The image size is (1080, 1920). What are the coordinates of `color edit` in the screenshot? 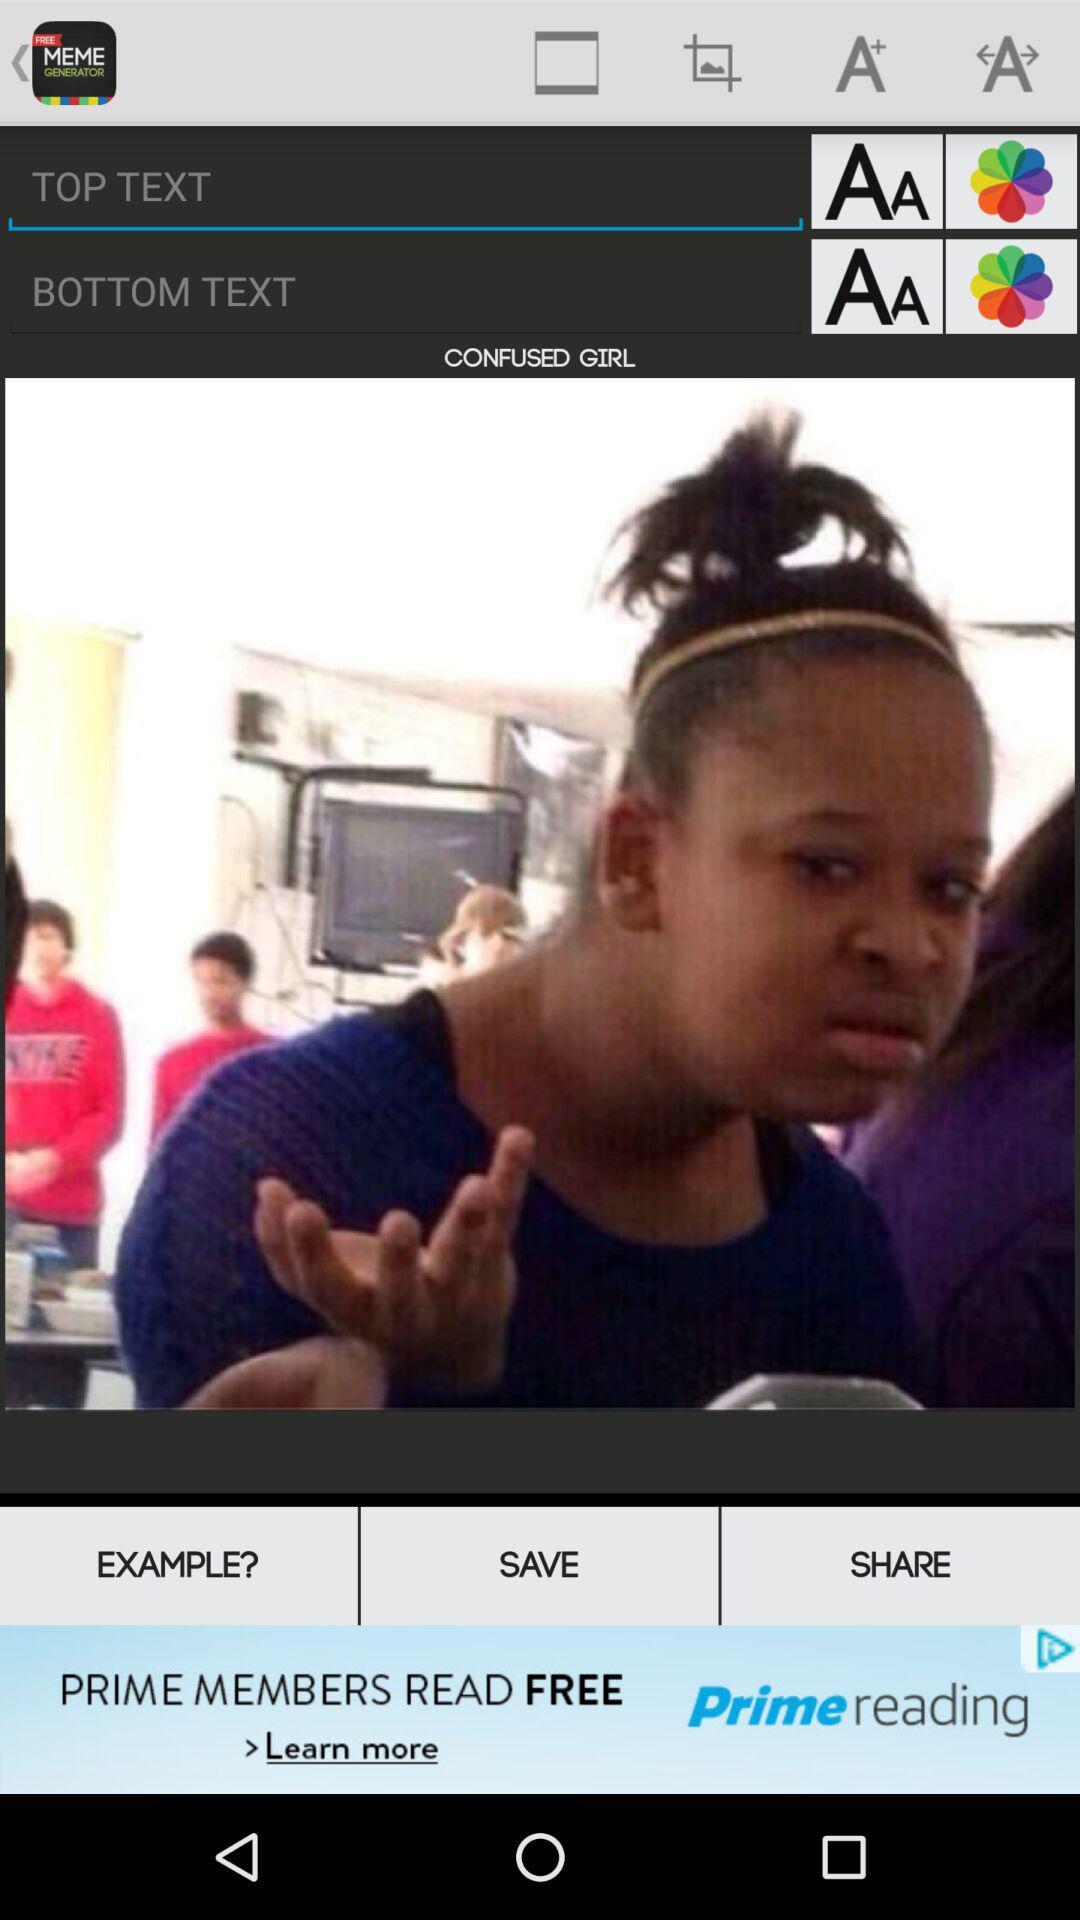 It's located at (1011, 181).